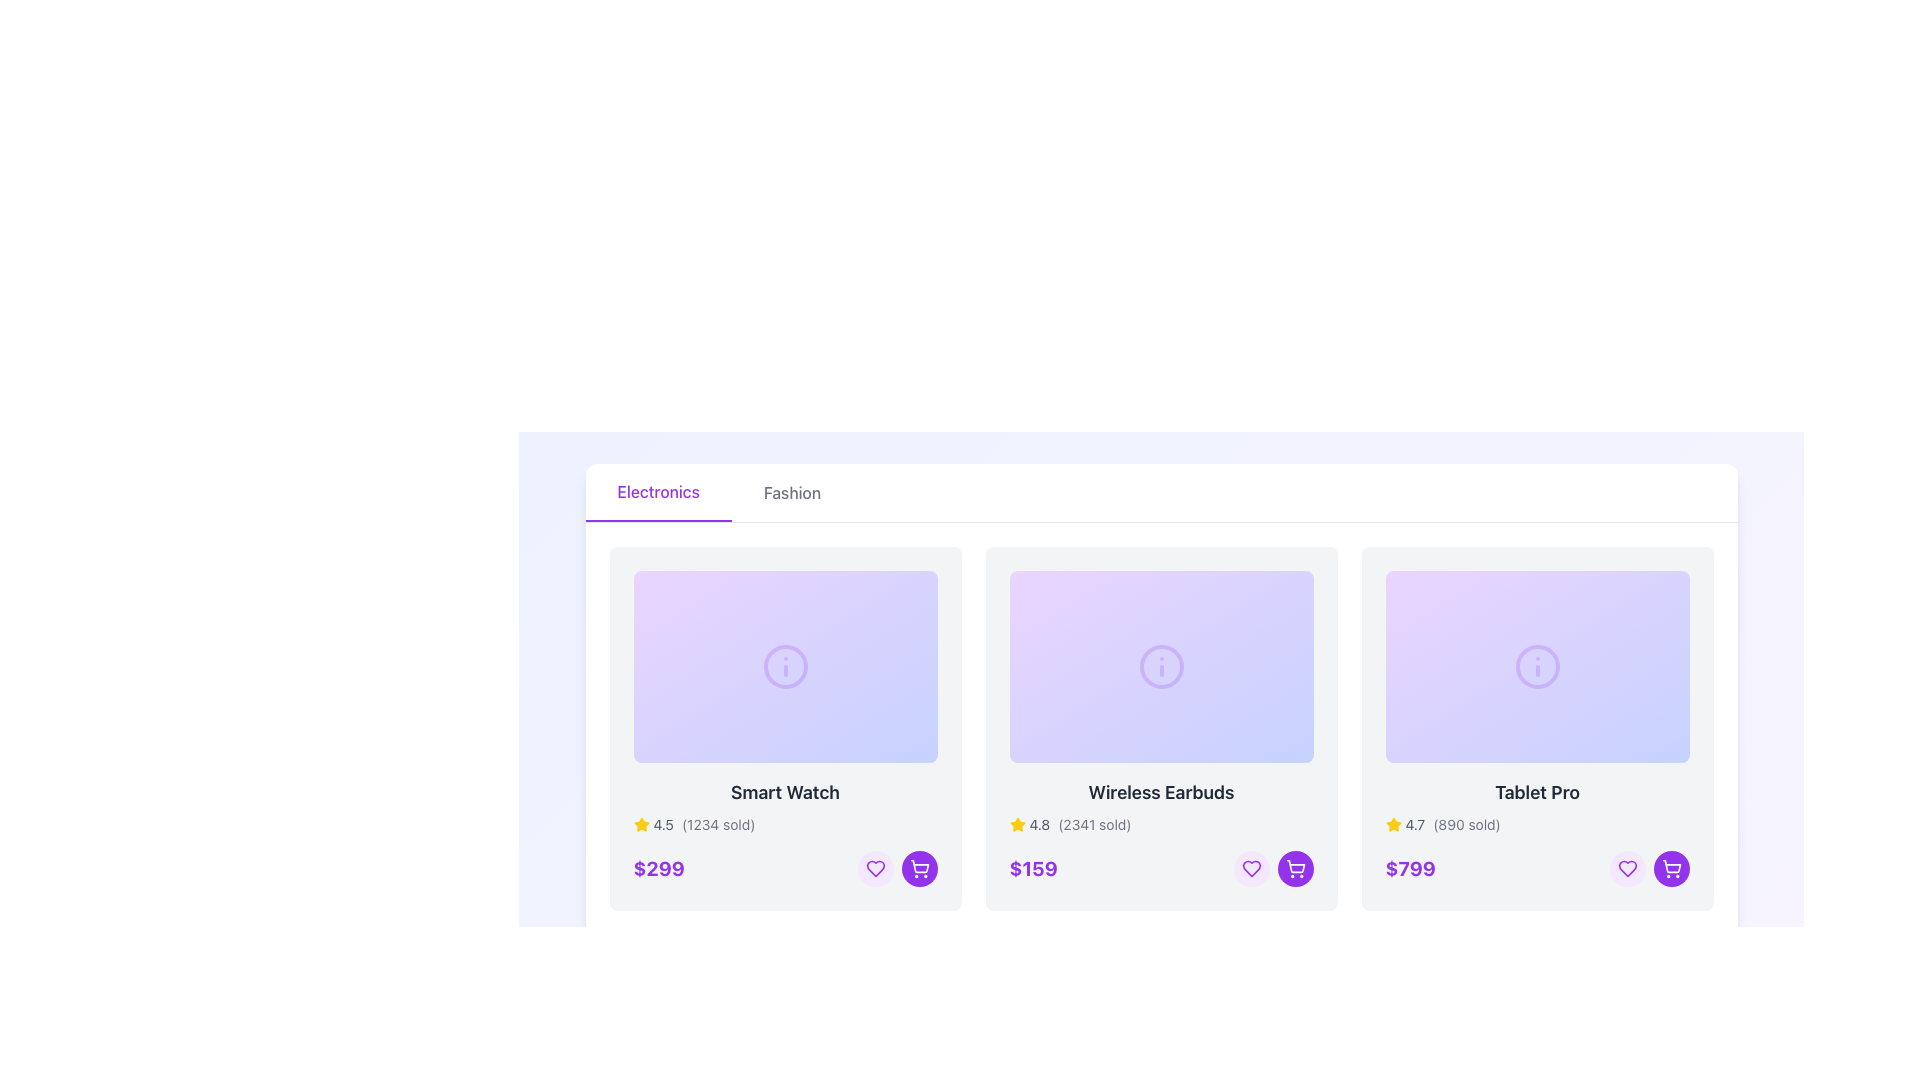  I want to click on the 'Fashion' navigation link, which is styled with medium font weight and changes color on hover, so click(791, 493).